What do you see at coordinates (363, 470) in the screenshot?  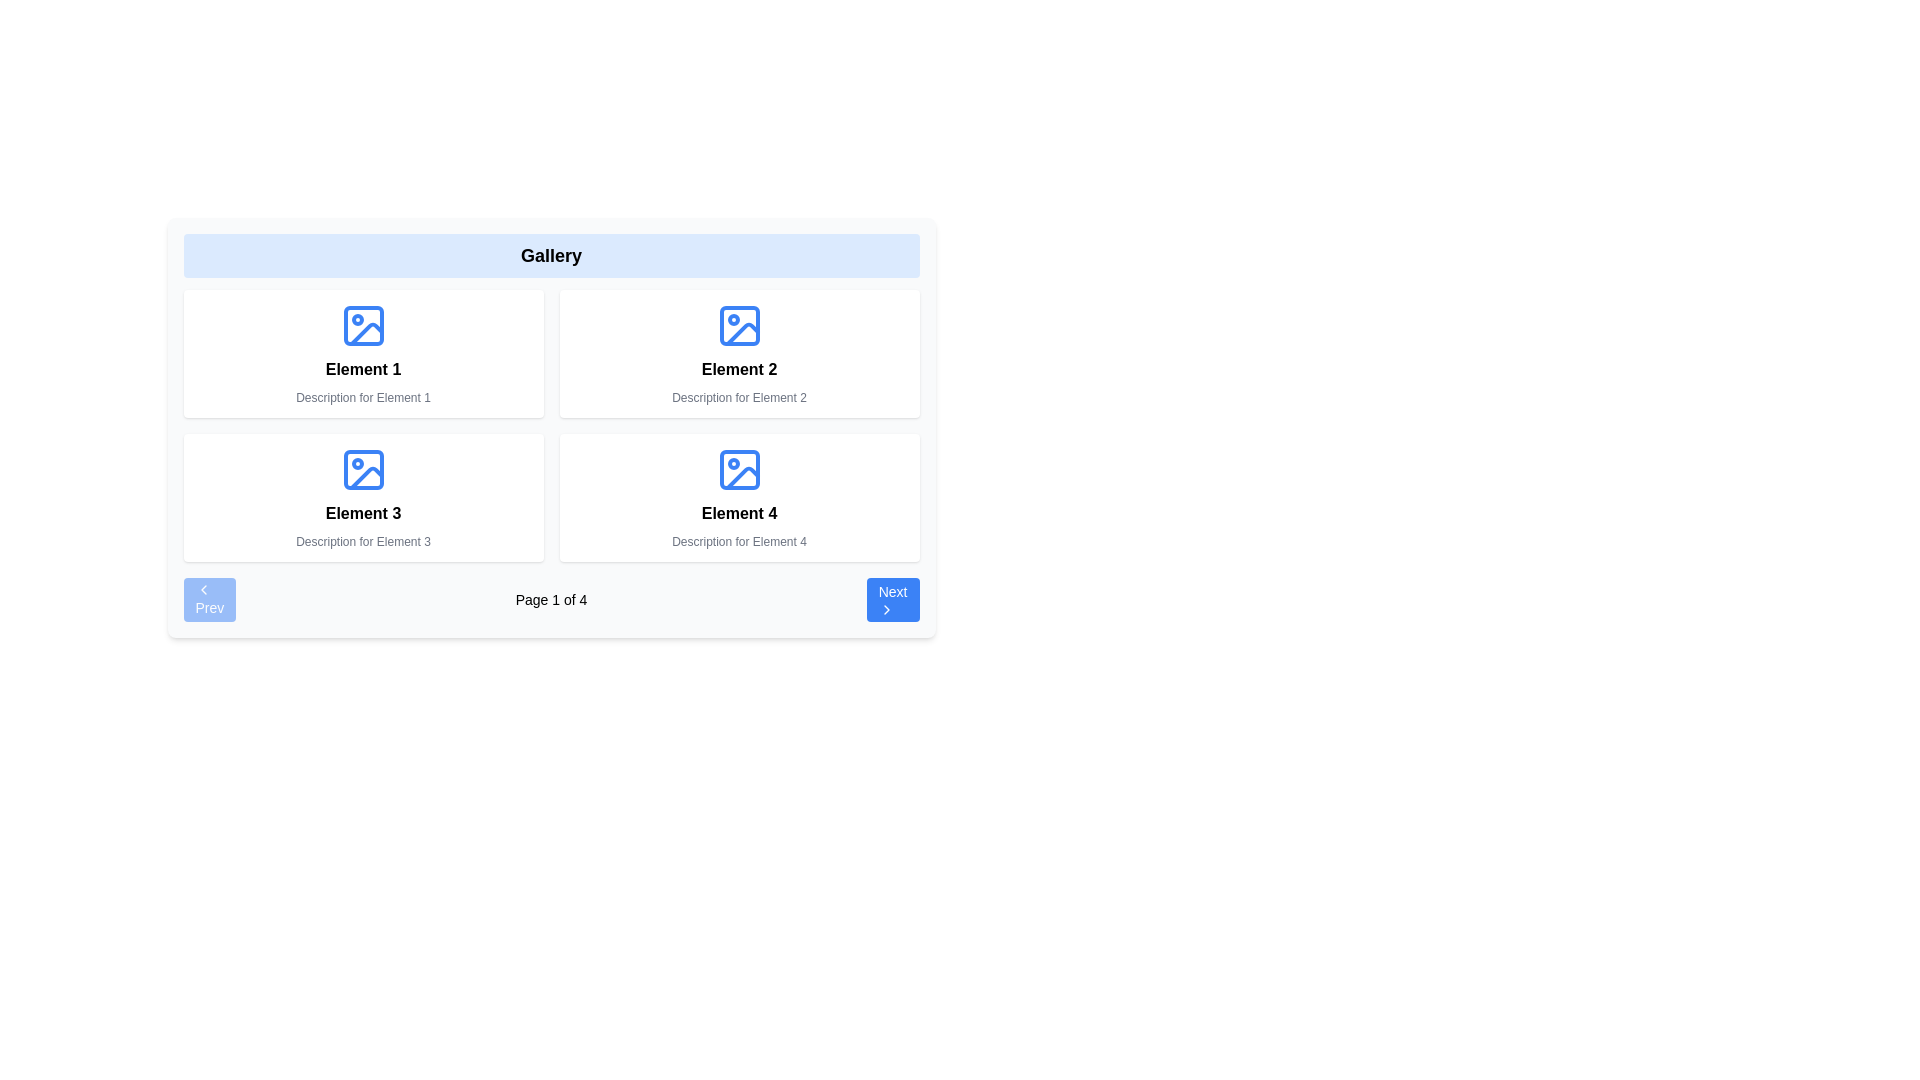 I see `Vector graphic component that represents the image icon associated with 'Element 3' in the third position of a 2x2 grid layout in the gallery section` at bounding box center [363, 470].